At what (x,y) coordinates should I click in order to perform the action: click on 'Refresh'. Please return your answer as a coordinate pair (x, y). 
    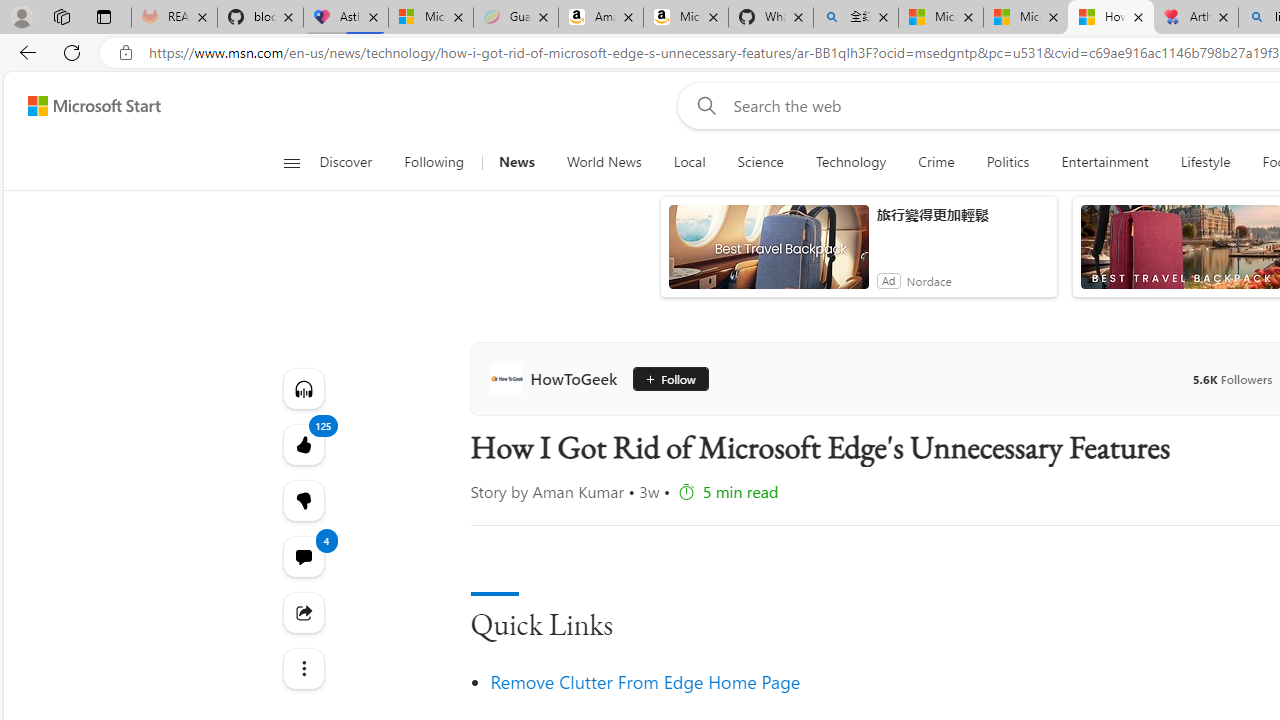
    Looking at the image, I should click on (72, 51).